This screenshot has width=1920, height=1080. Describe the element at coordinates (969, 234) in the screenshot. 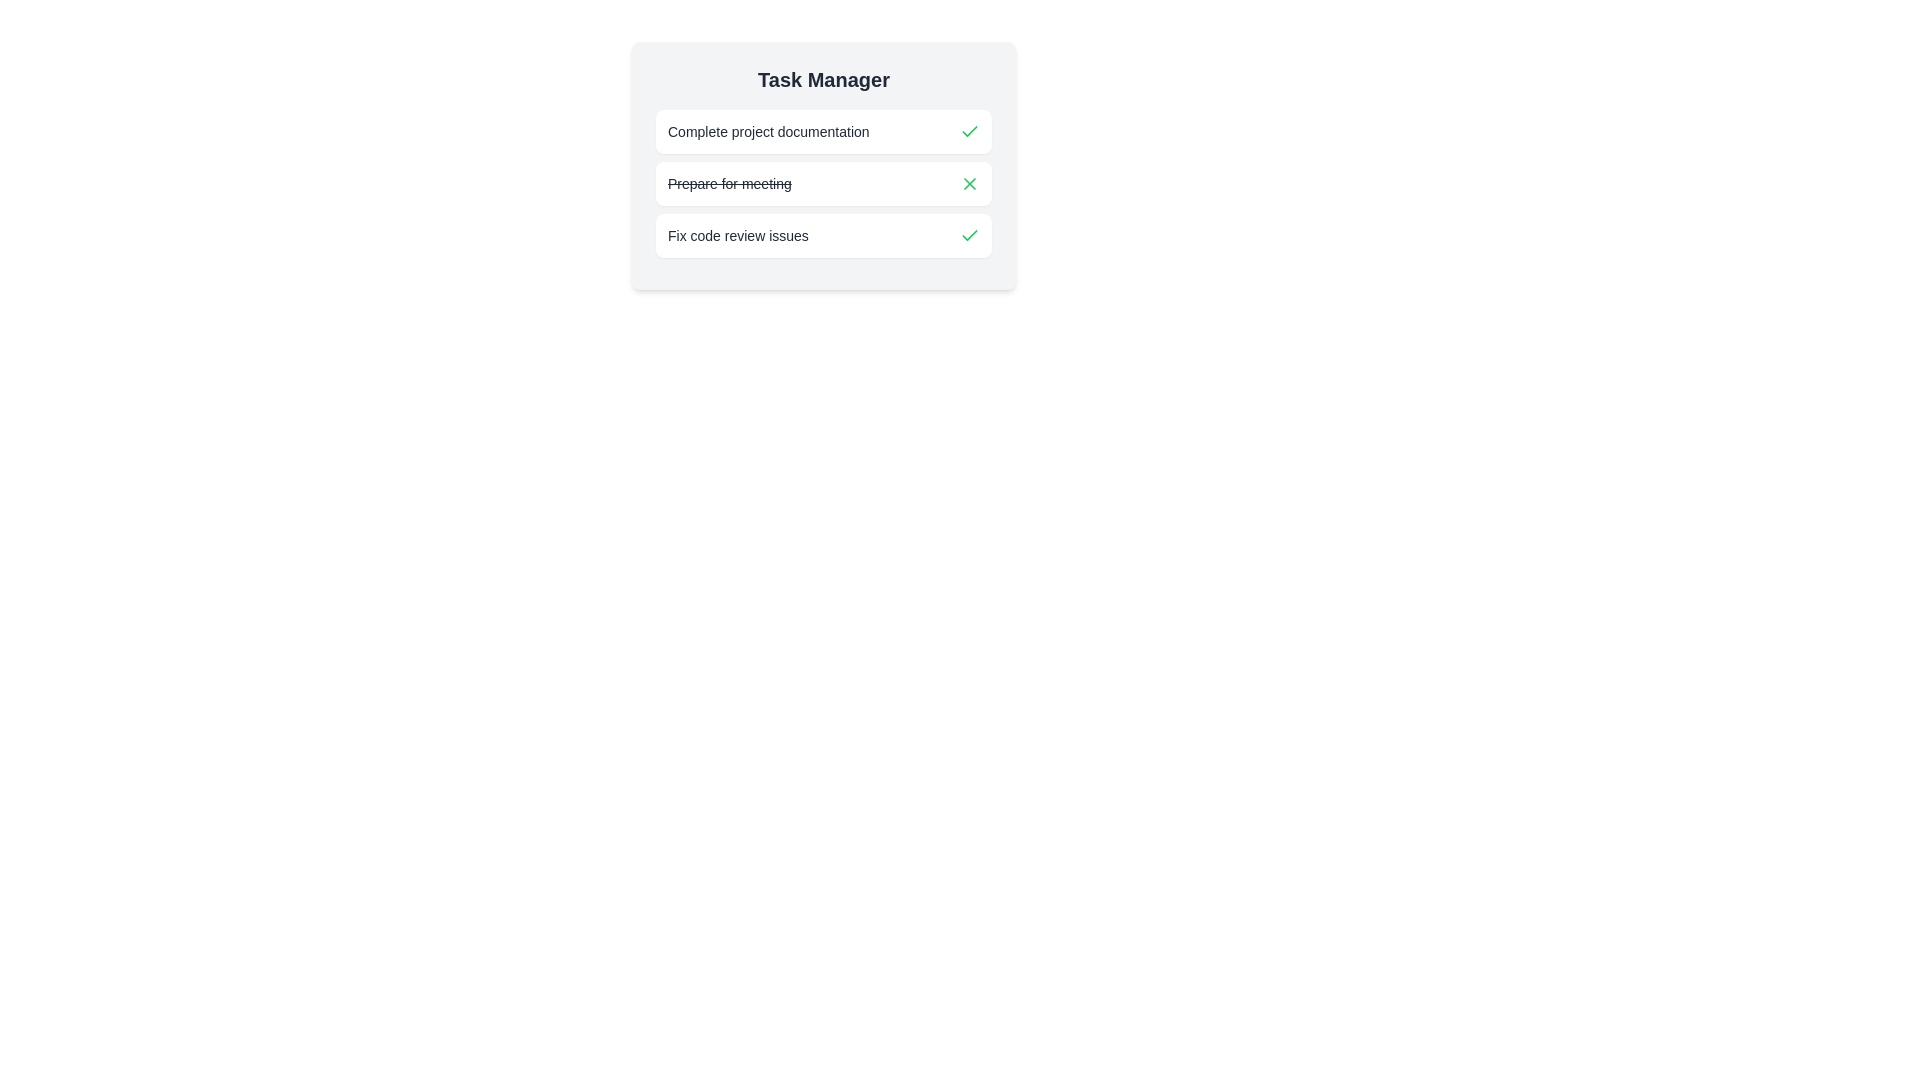

I see `the green checkmark SVG graphic that is positioned to the right of the text 'Complete project documentation'` at that location.